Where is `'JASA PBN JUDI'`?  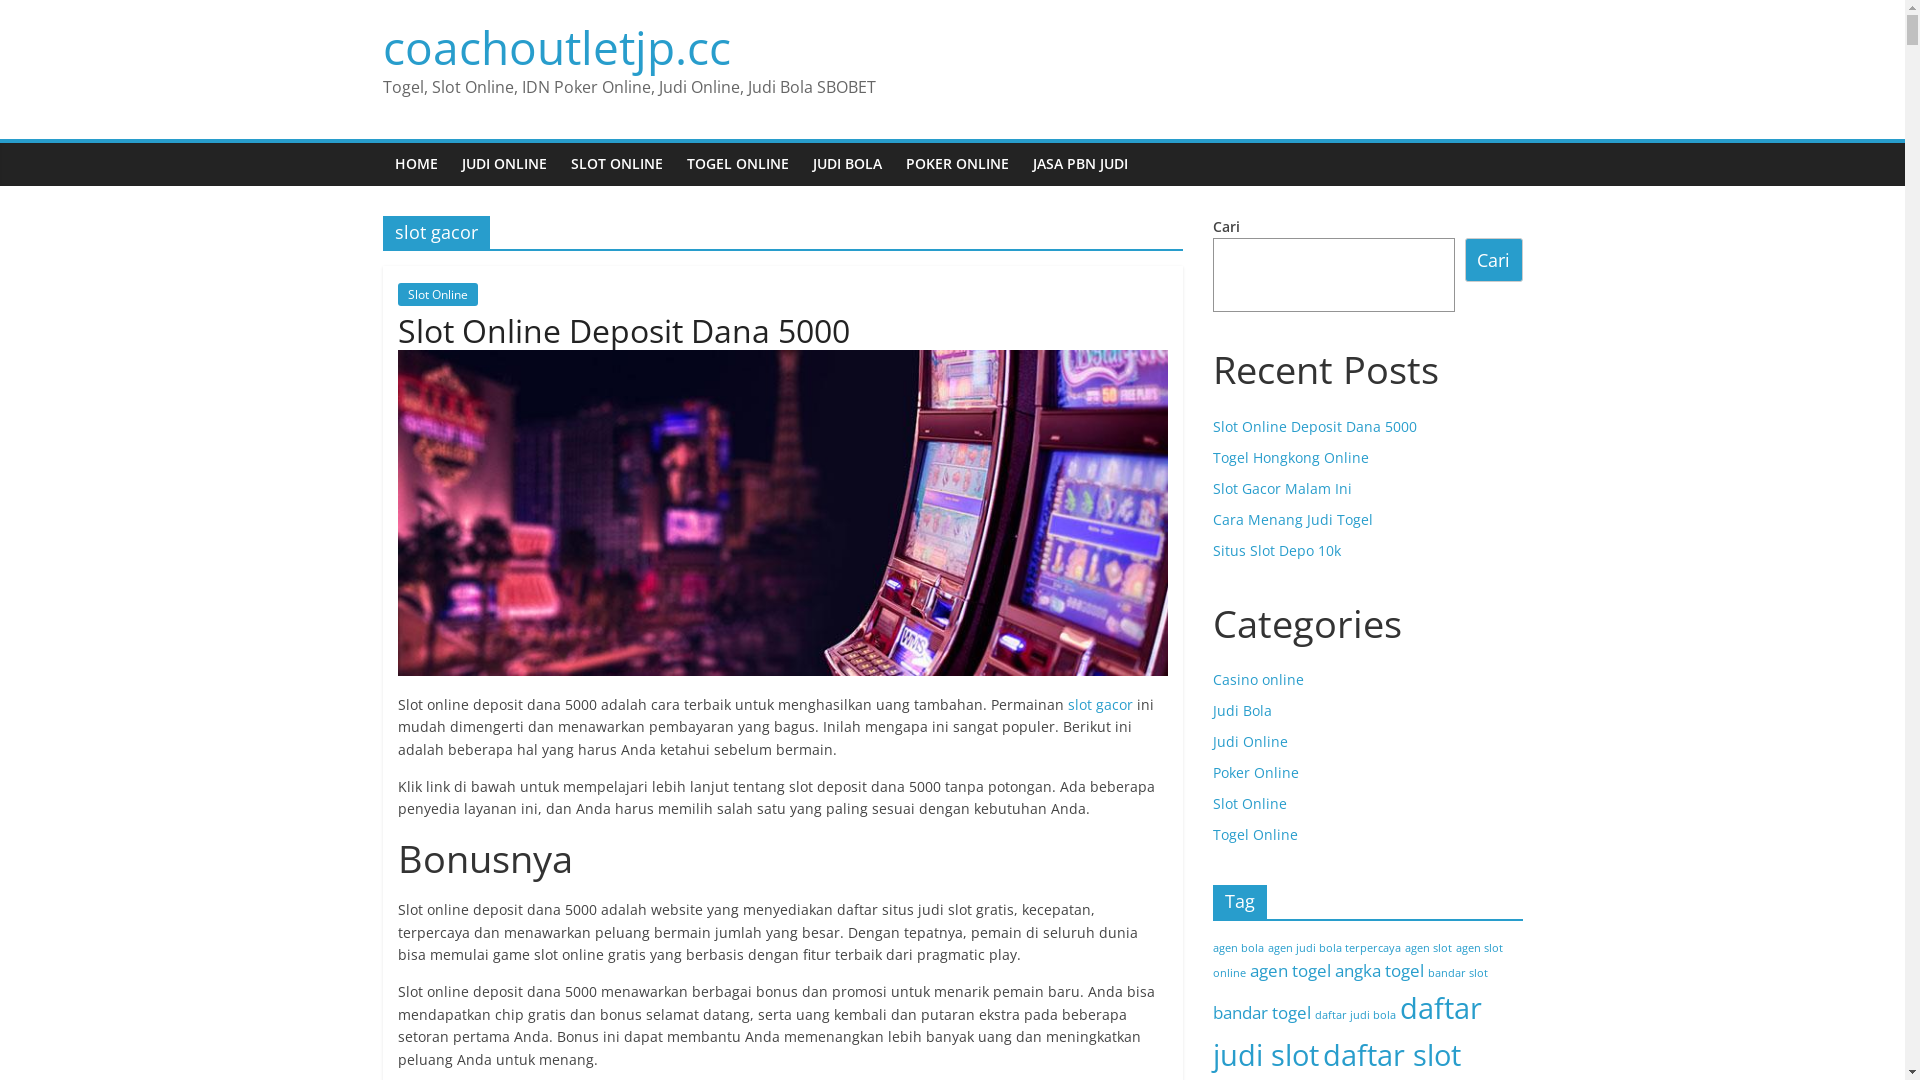 'JASA PBN JUDI' is located at coordinates (1078, 163).